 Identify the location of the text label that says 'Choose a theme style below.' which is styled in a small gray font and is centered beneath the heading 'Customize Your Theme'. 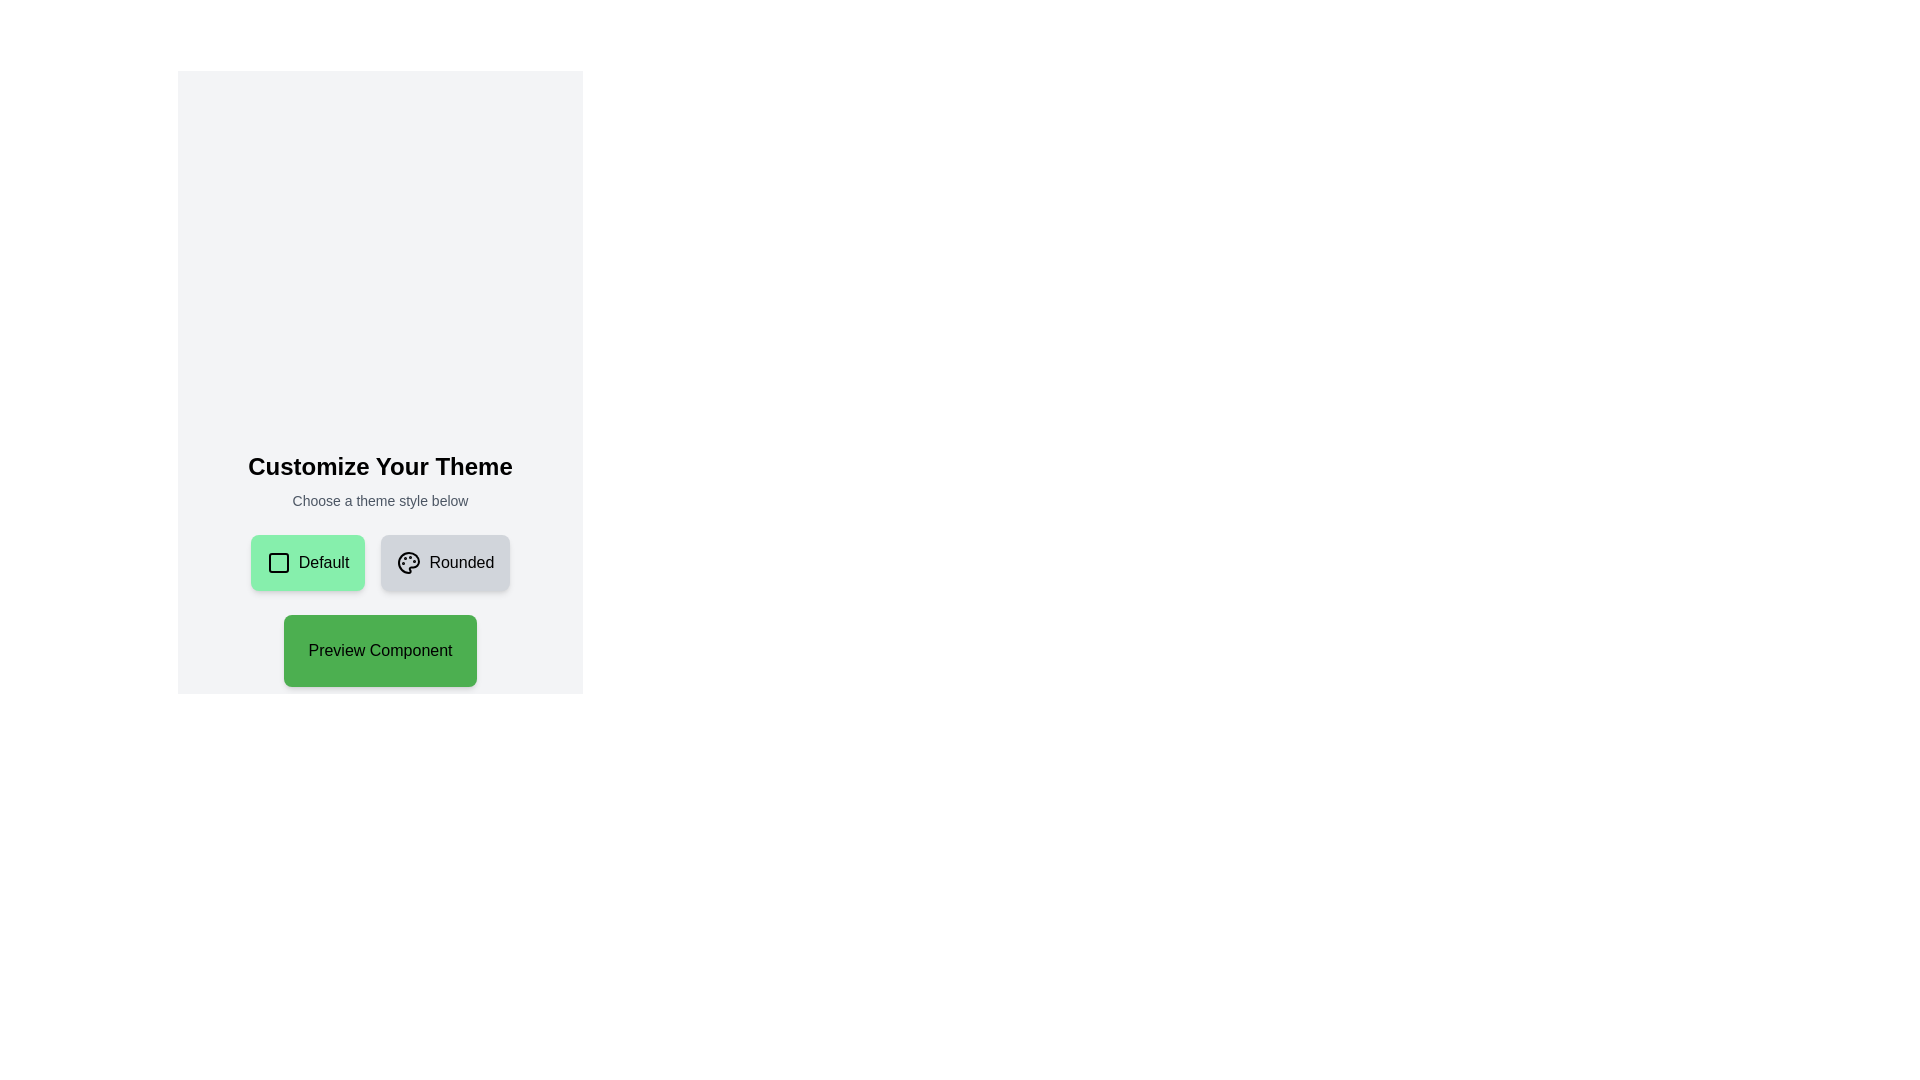
(380, 500).